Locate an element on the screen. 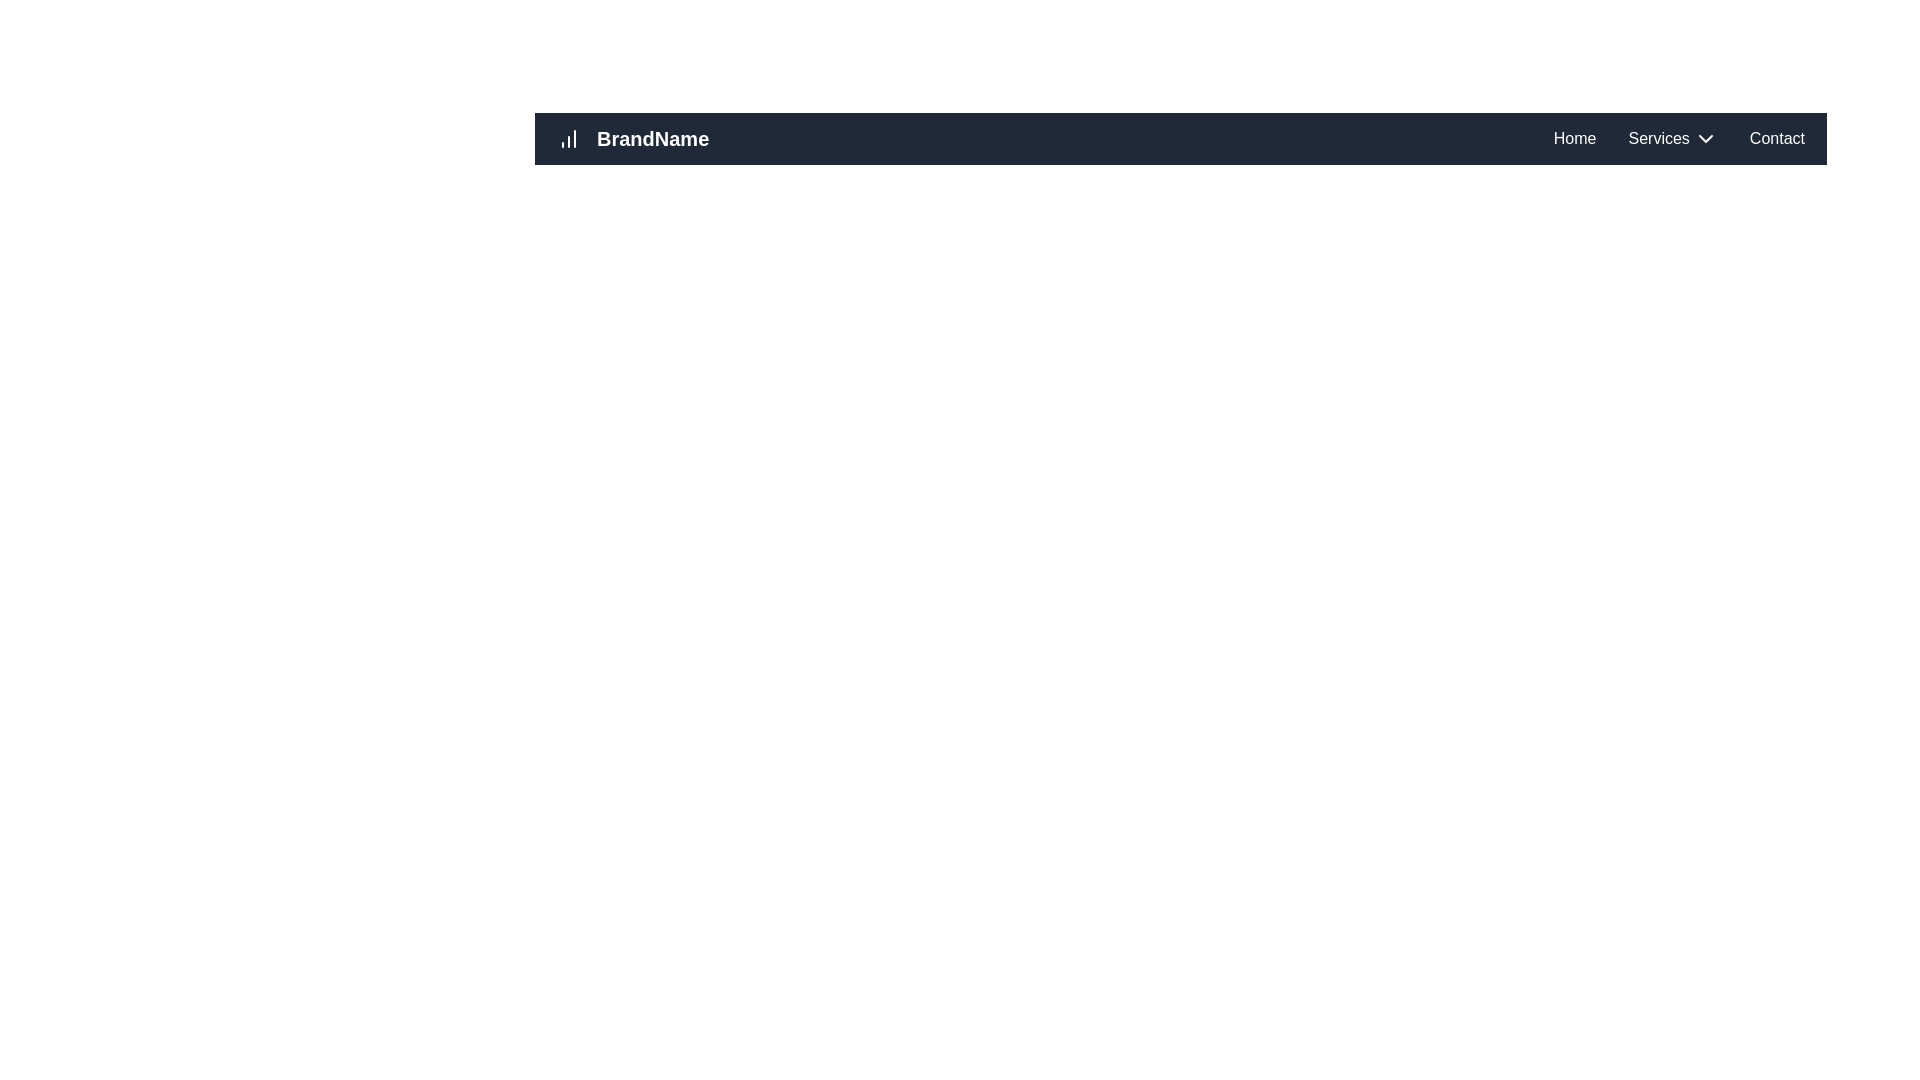 This screenshot has width=1920, height=1080. the downward chevron arrow icon located immediately to the right of the 'Services' text in the top navigation bar is located at coordinates (1704, 137).